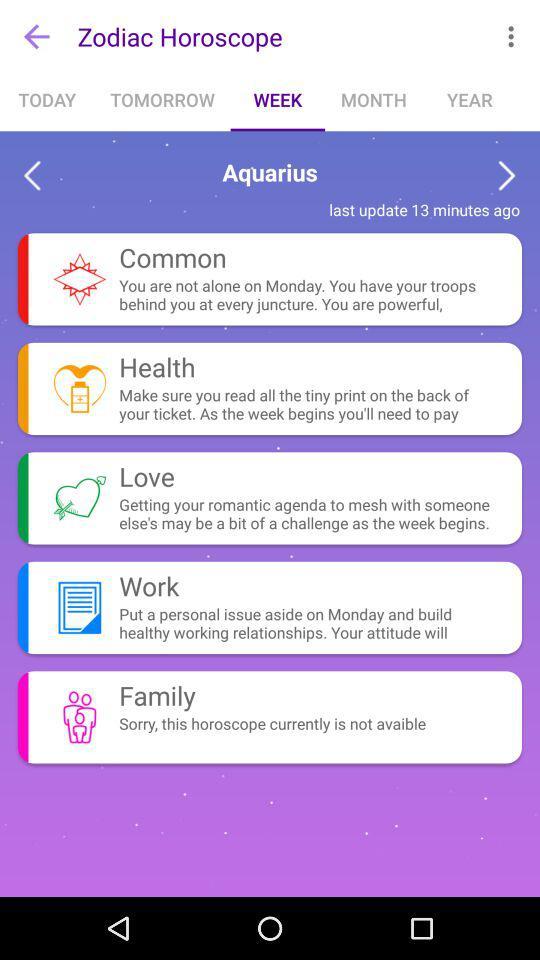 The width and height of the screenshot is (540, 960). What do you see at coordinates (36, 35) in the screenshot?
I see `the item above the today item` at bounding box center [36, 35].